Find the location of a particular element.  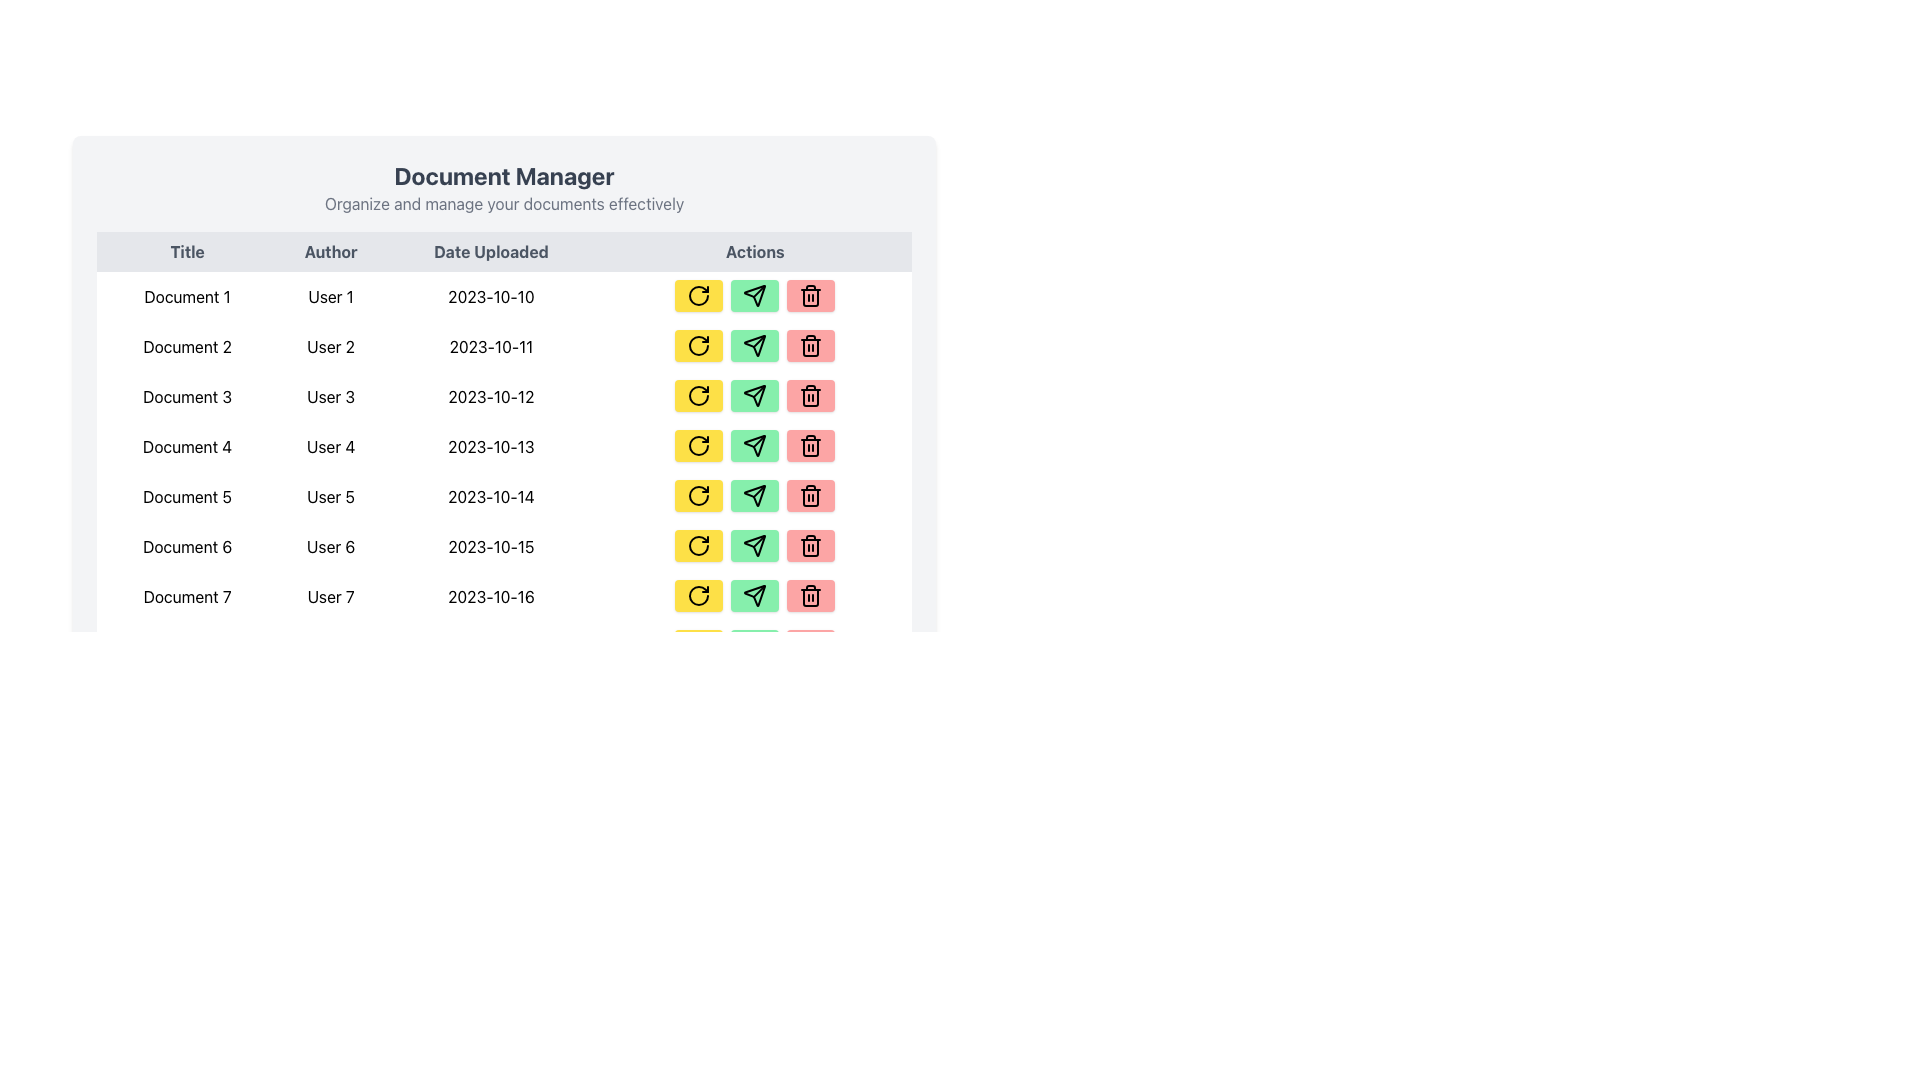

the static text label 'Date Uploaded', which is the third column header in a table layout, positioned between 'Author' and 'Actions' is located at coordinates (491, 250).